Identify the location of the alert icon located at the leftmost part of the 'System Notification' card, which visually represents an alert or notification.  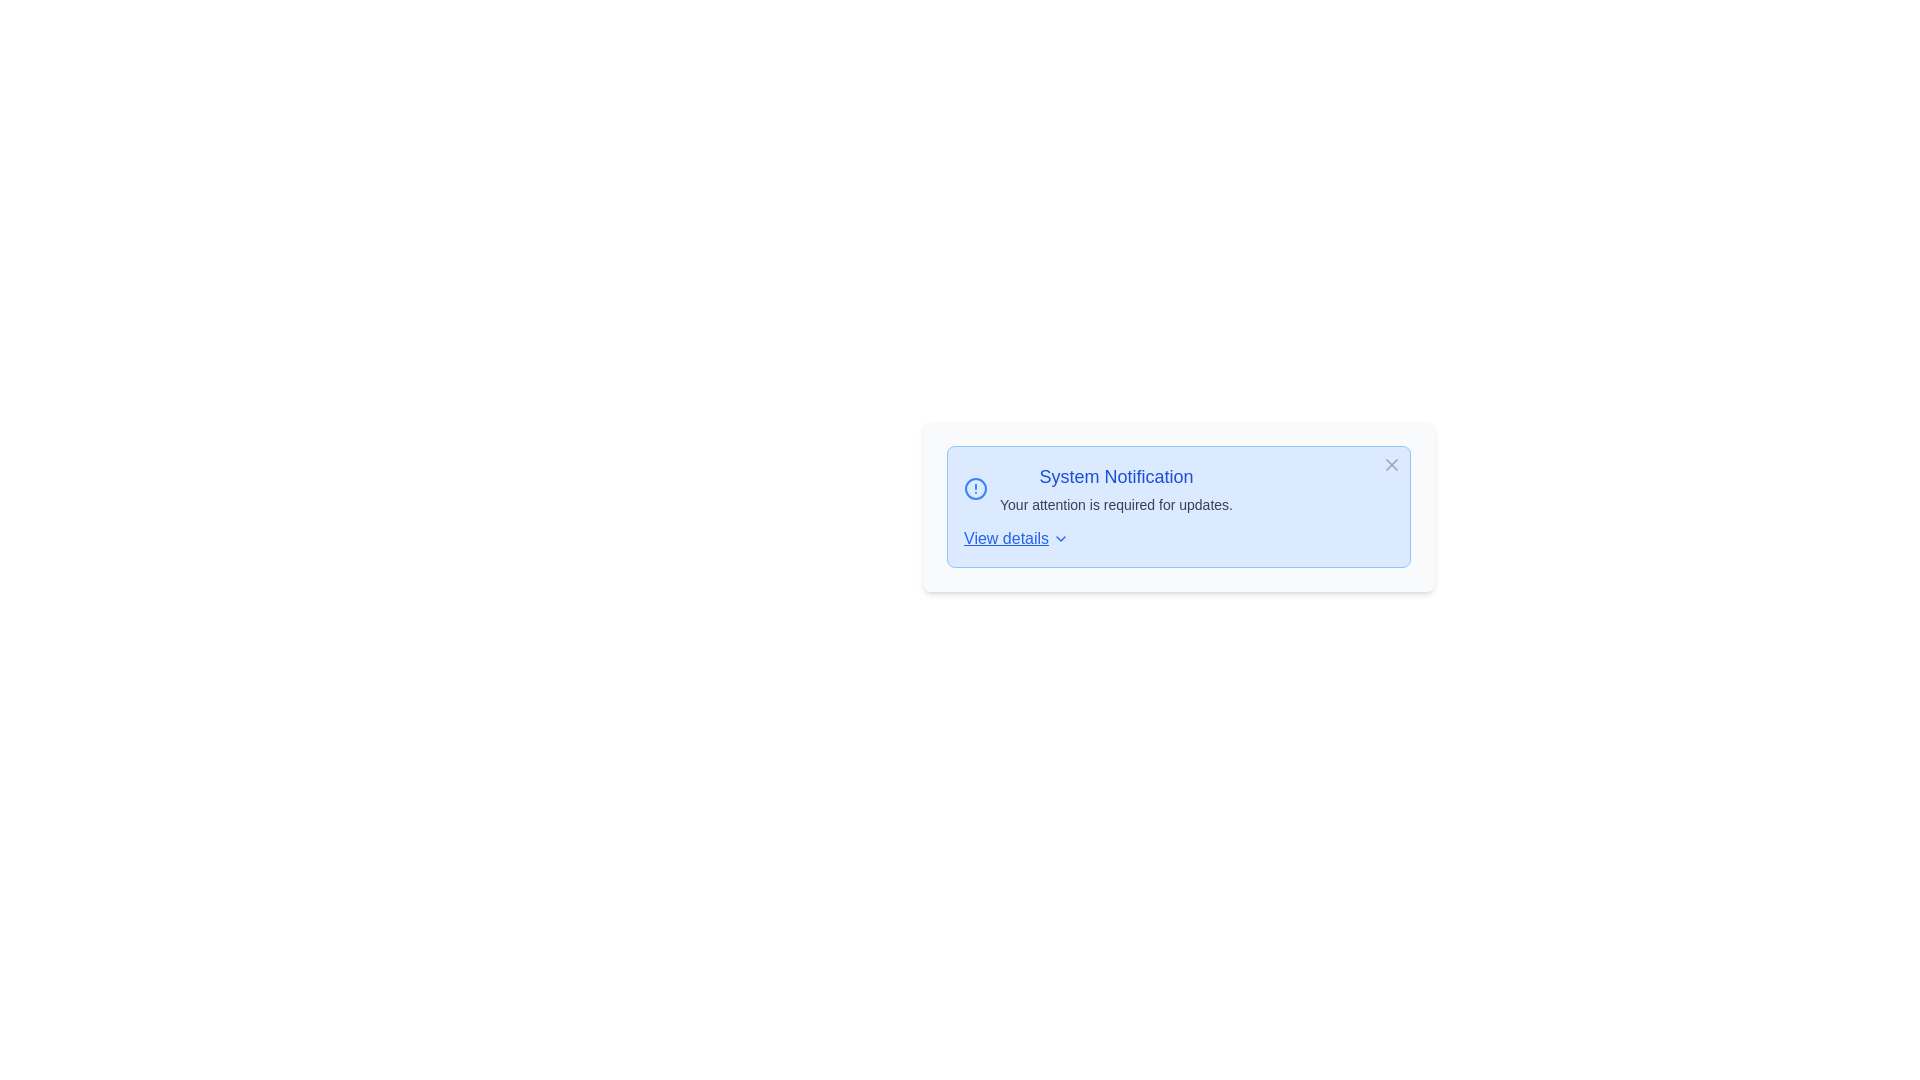
(975, 489).